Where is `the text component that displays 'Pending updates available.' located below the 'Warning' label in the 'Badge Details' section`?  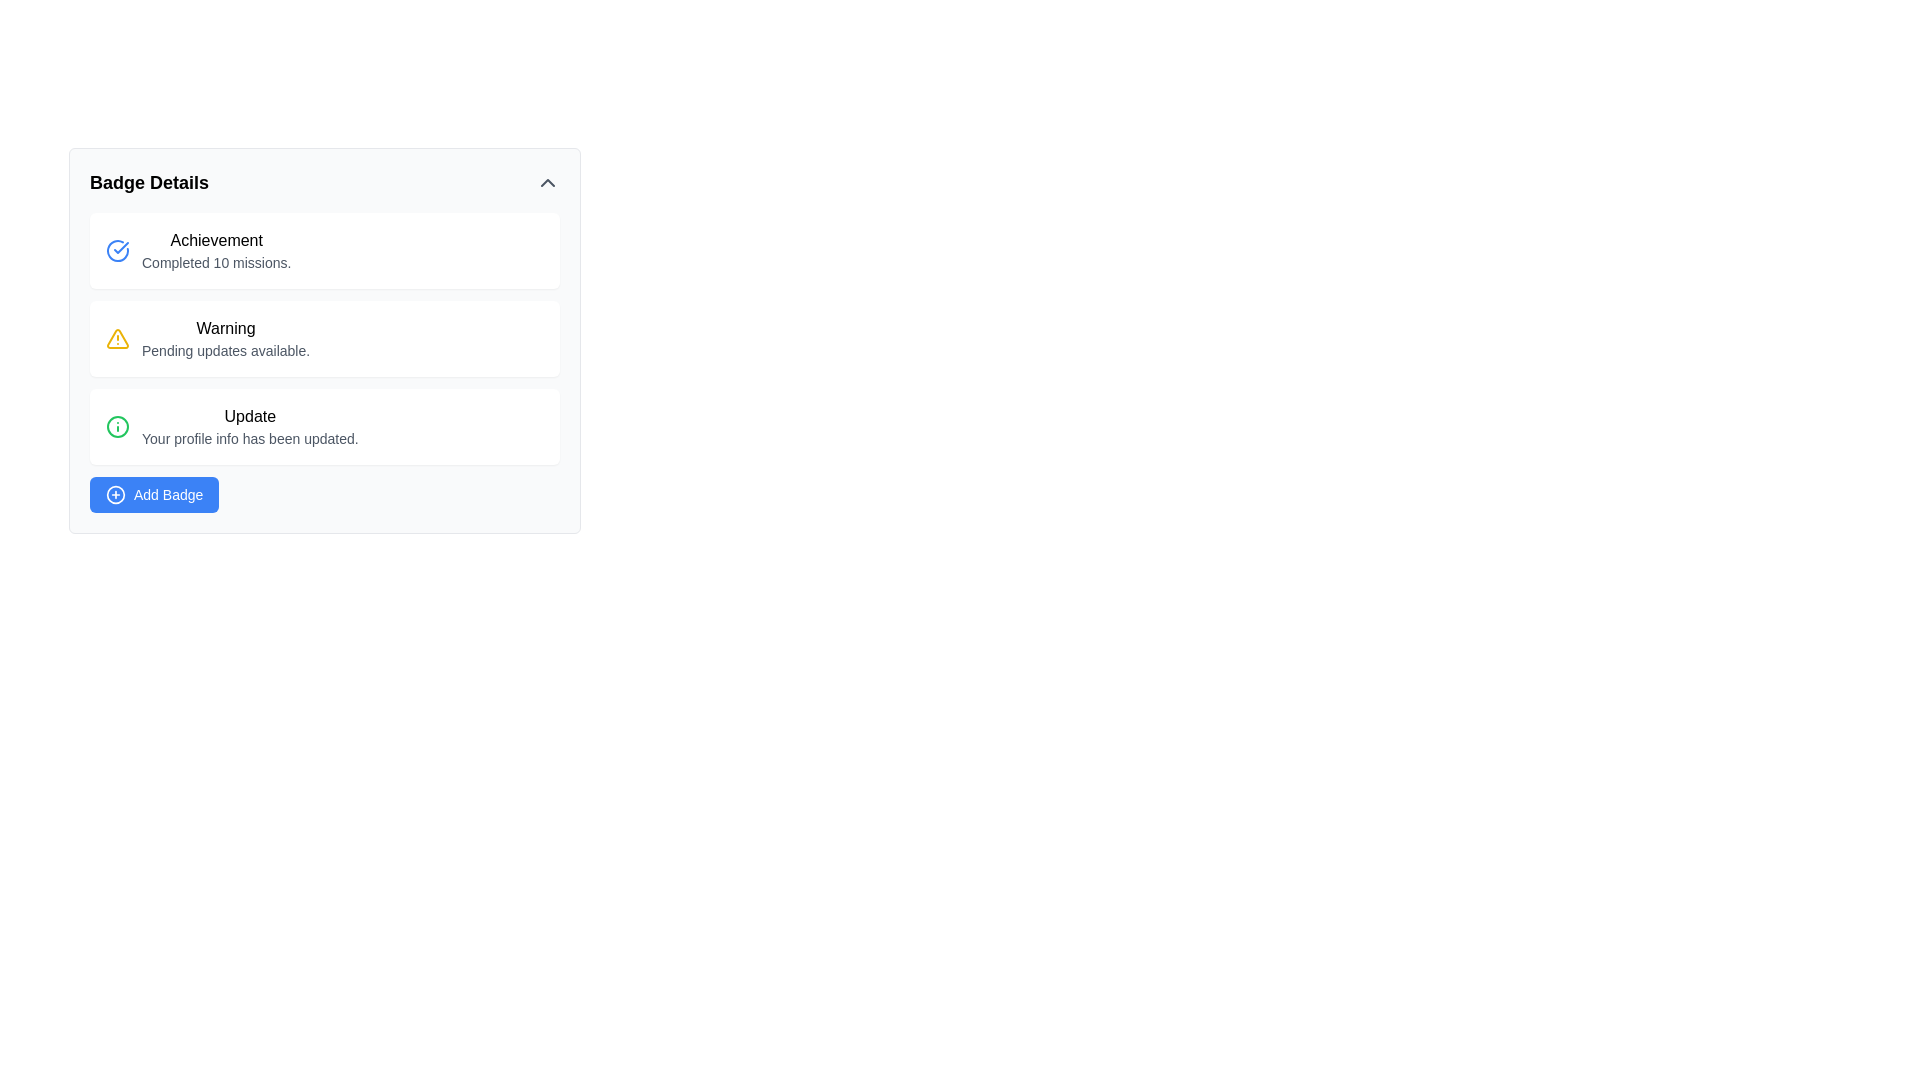
the text component that displays 'Pending updates available.' located below the 'Warning' label in the 'Badge Details' section is located at coordinates (225, 350).